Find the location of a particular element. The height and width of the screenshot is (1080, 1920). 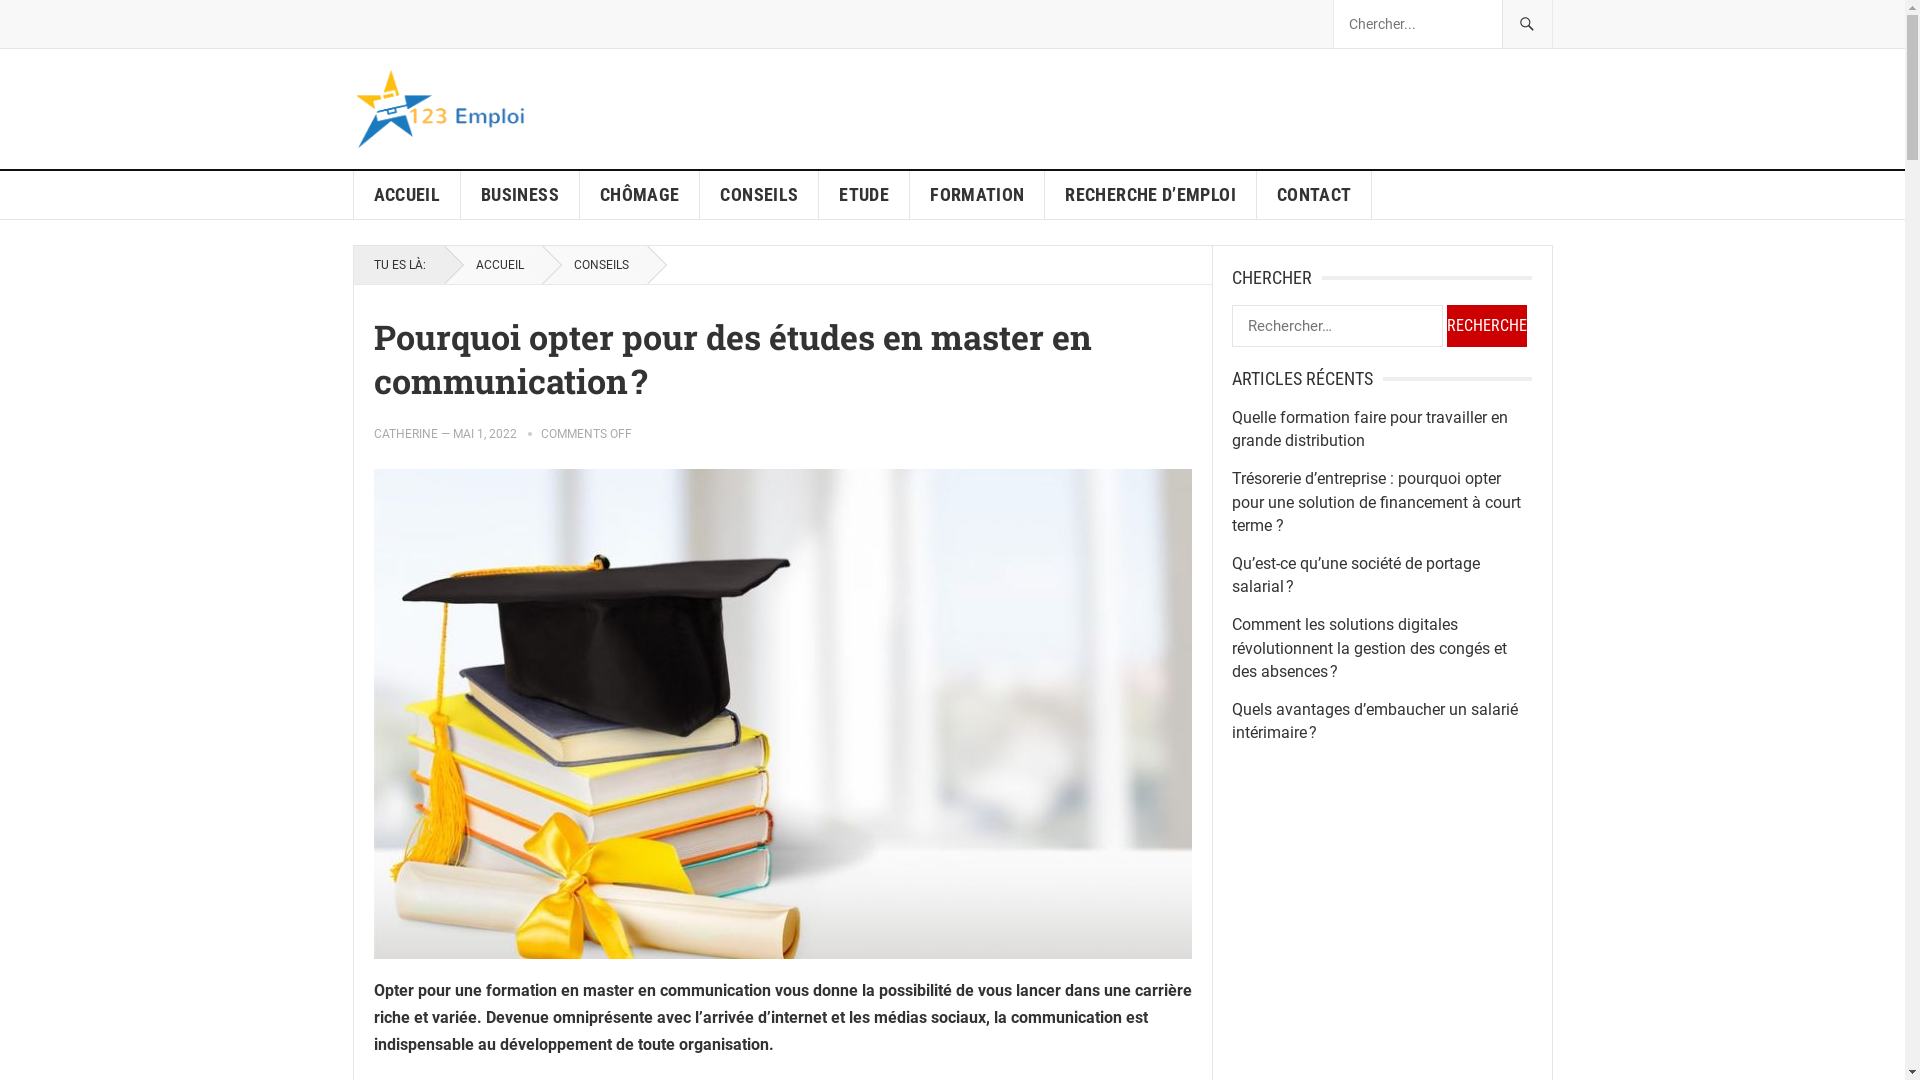

'BUSINESS' is located at coordinates (520, 195).